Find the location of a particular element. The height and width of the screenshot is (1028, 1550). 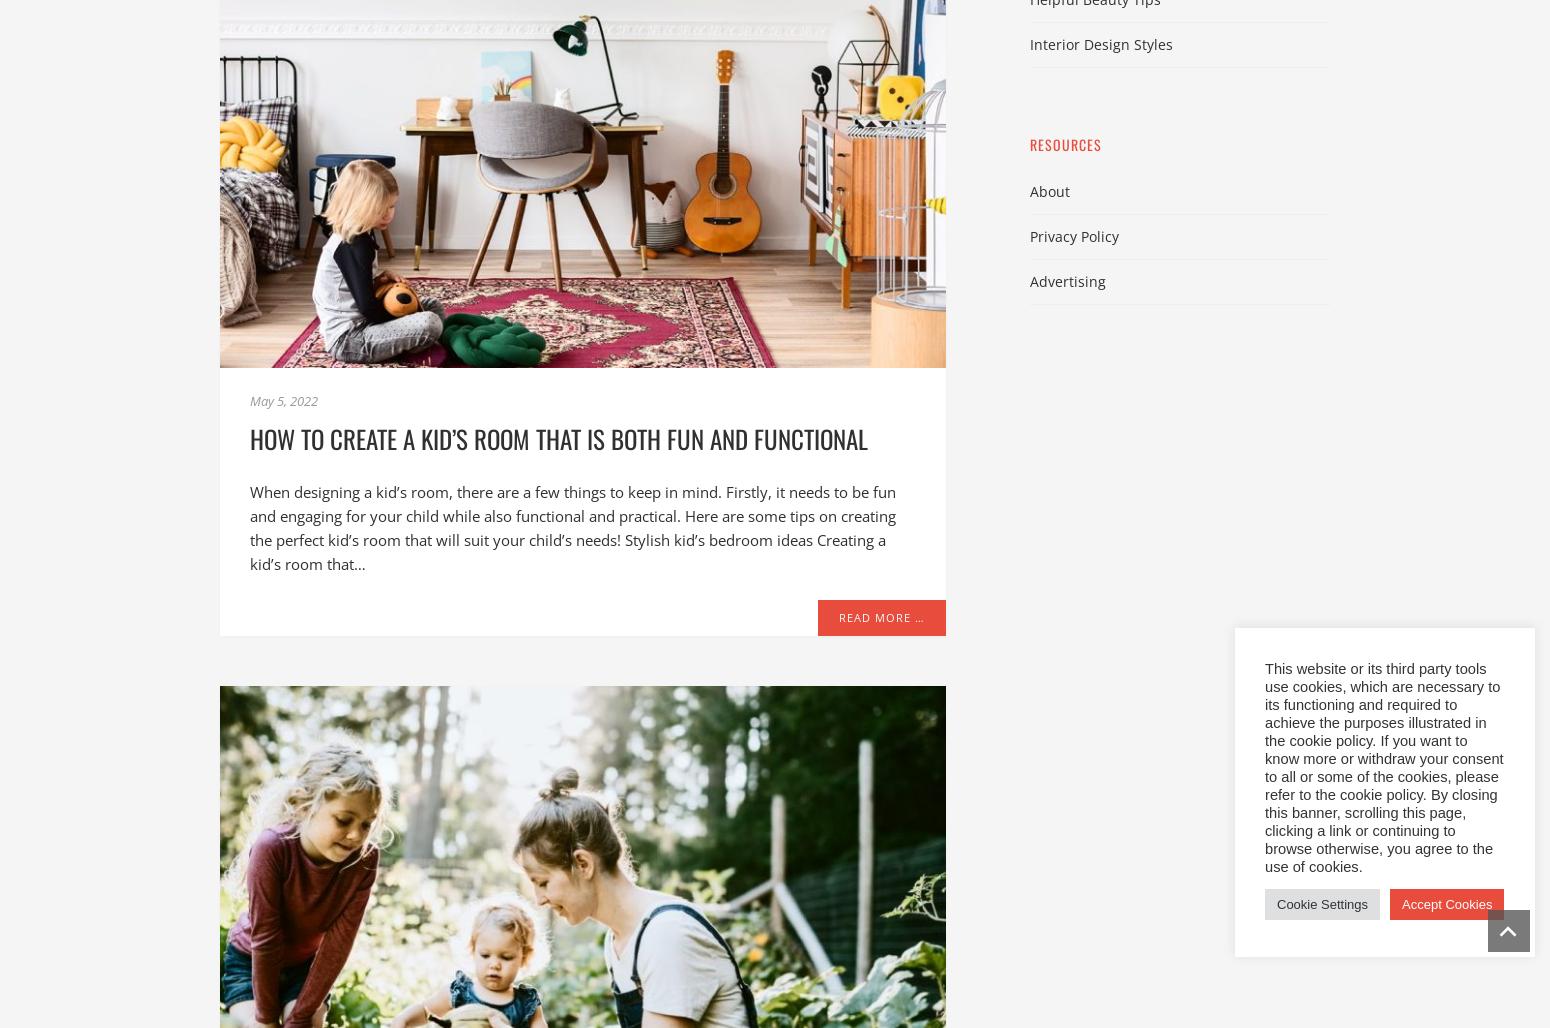

'Accept Cookies' is located at coordinates (1445, 904).